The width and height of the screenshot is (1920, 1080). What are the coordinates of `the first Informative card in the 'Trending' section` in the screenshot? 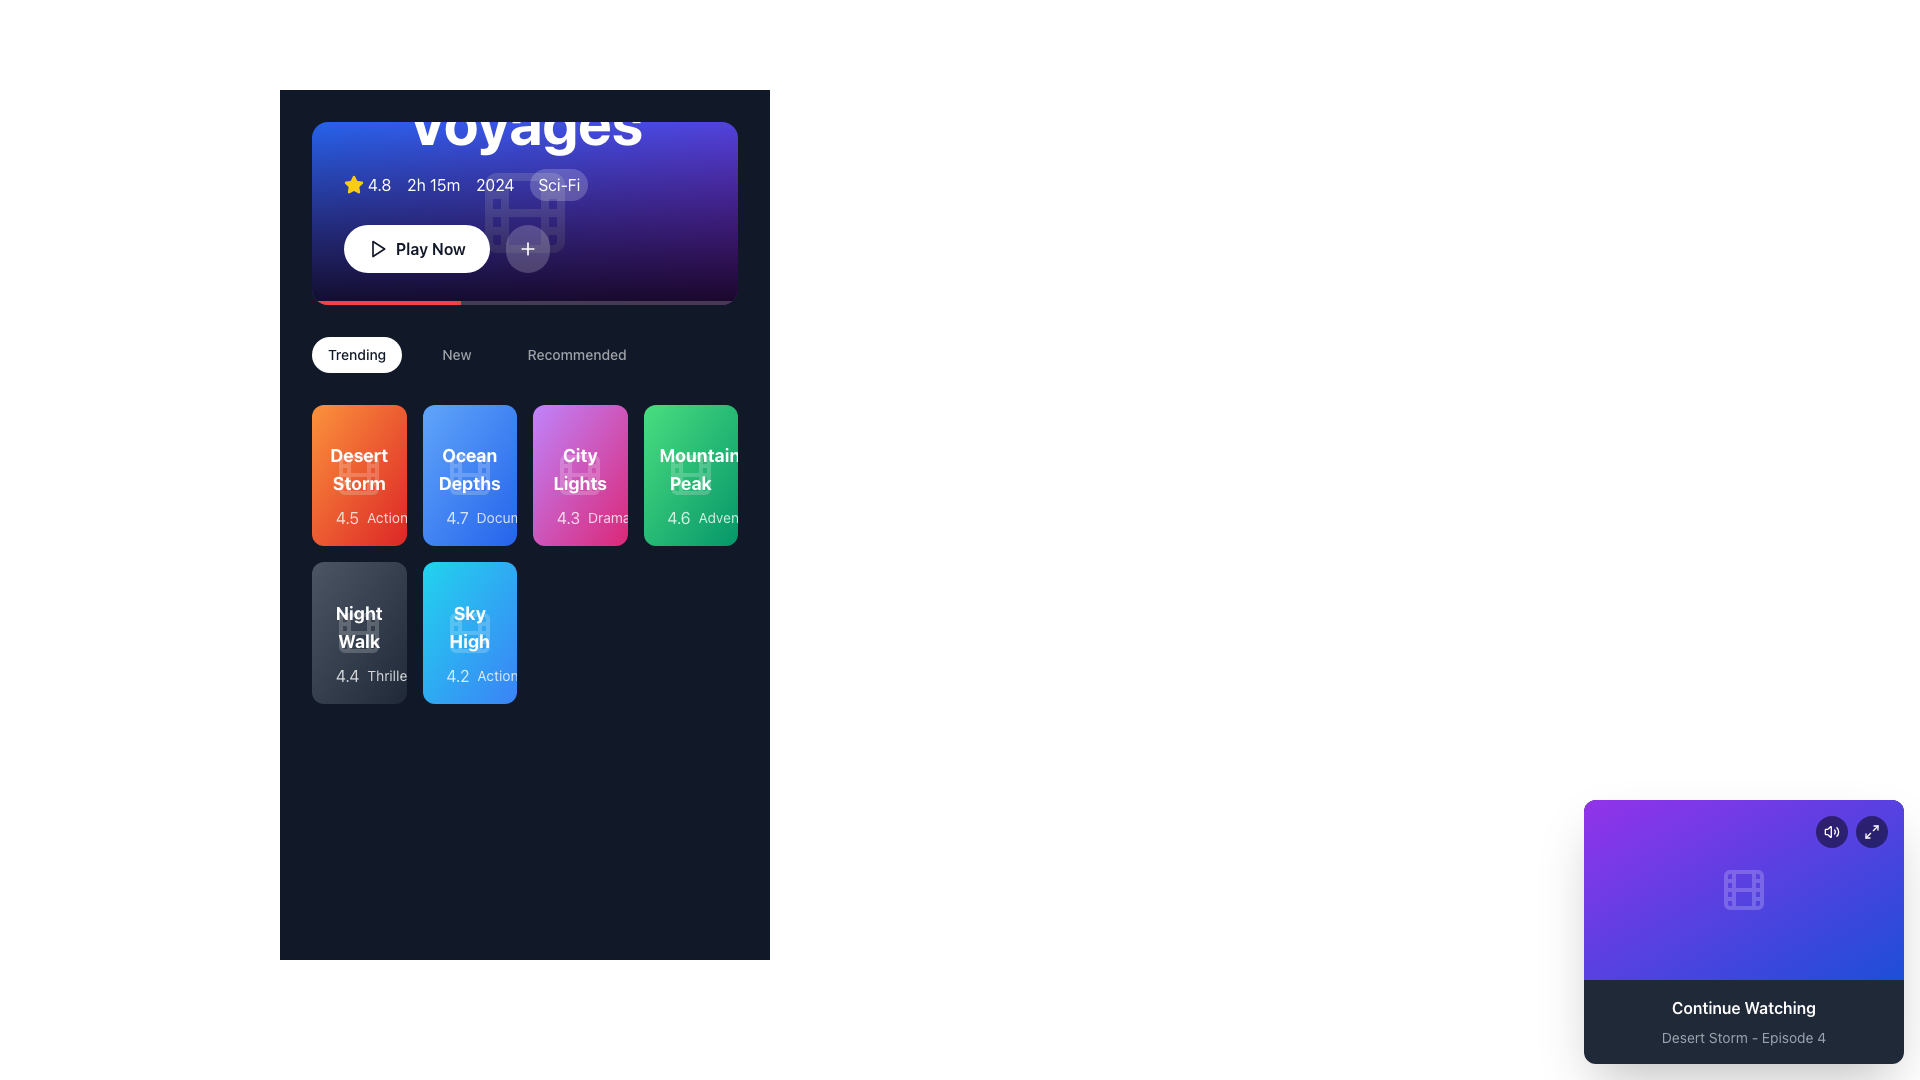 It's located at (359, 486).